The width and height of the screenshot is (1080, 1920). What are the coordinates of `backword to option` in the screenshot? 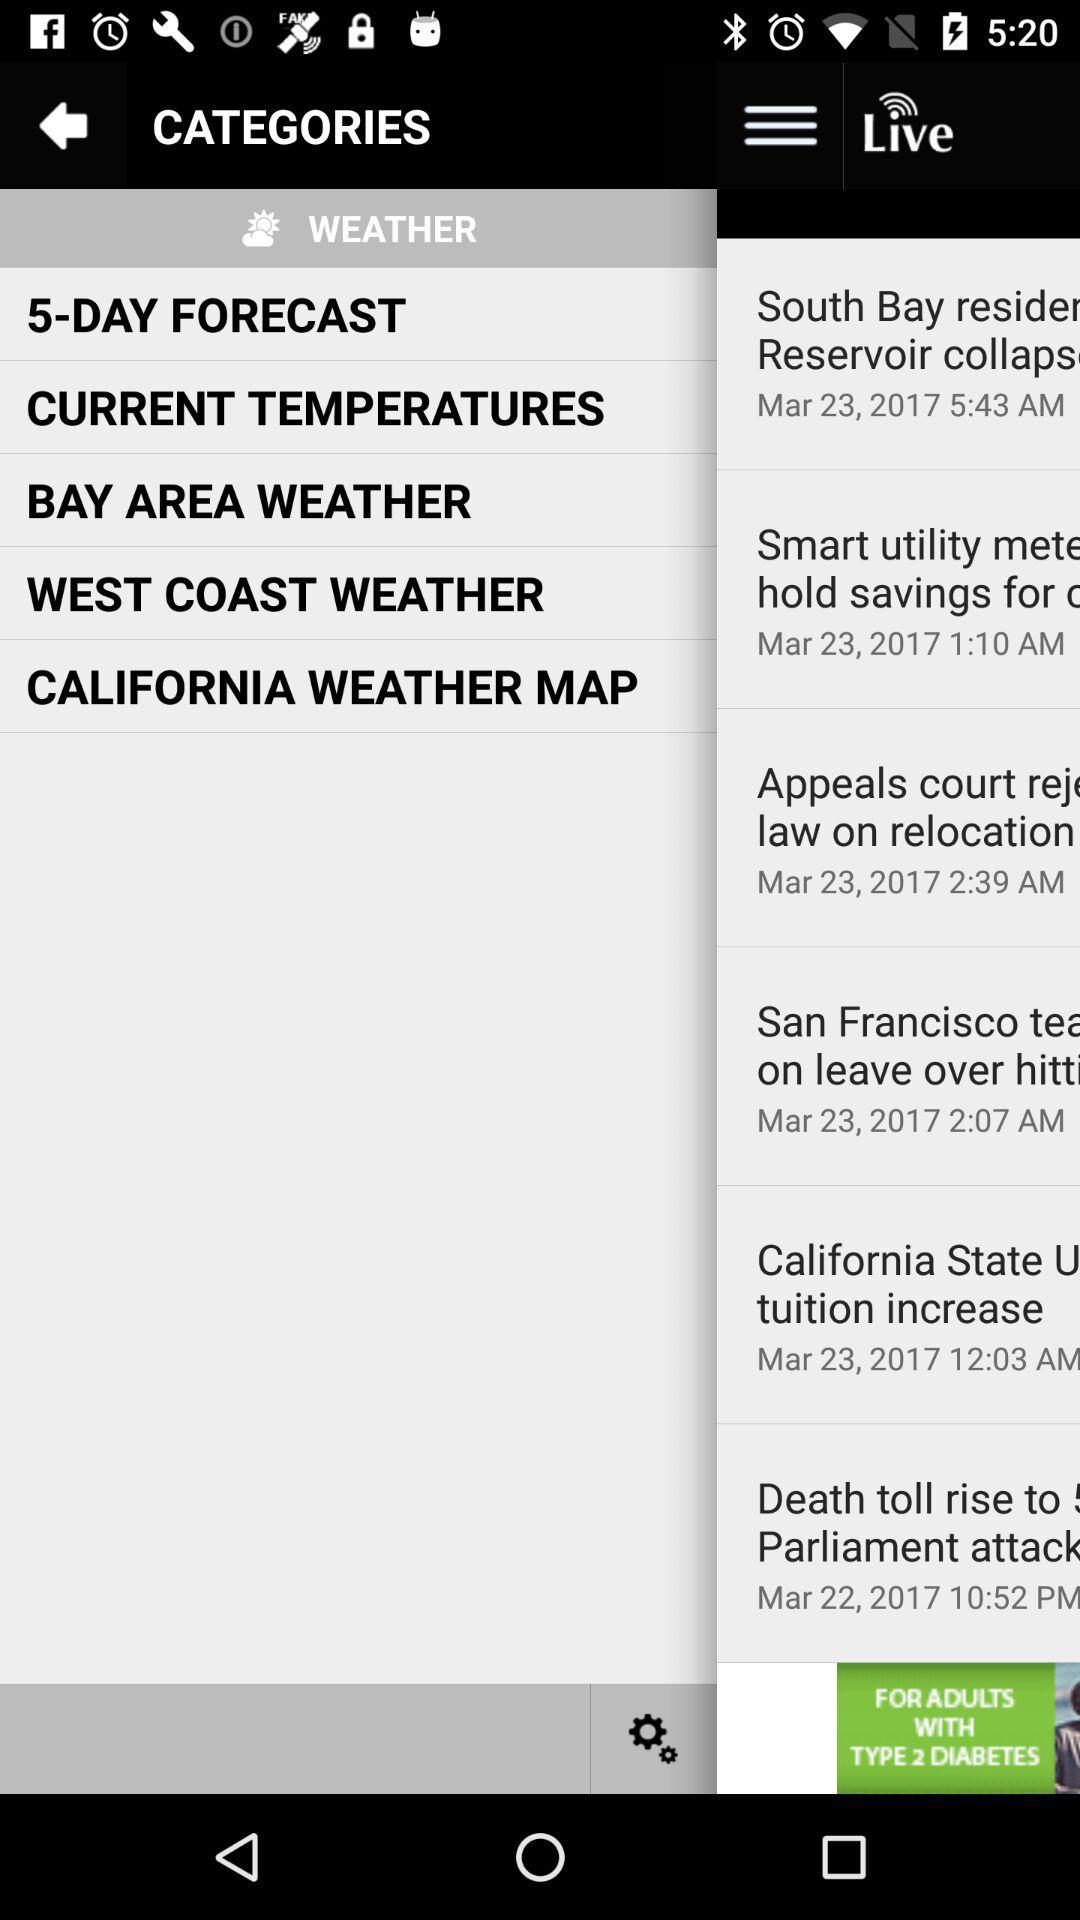 It's located at (61, 124).